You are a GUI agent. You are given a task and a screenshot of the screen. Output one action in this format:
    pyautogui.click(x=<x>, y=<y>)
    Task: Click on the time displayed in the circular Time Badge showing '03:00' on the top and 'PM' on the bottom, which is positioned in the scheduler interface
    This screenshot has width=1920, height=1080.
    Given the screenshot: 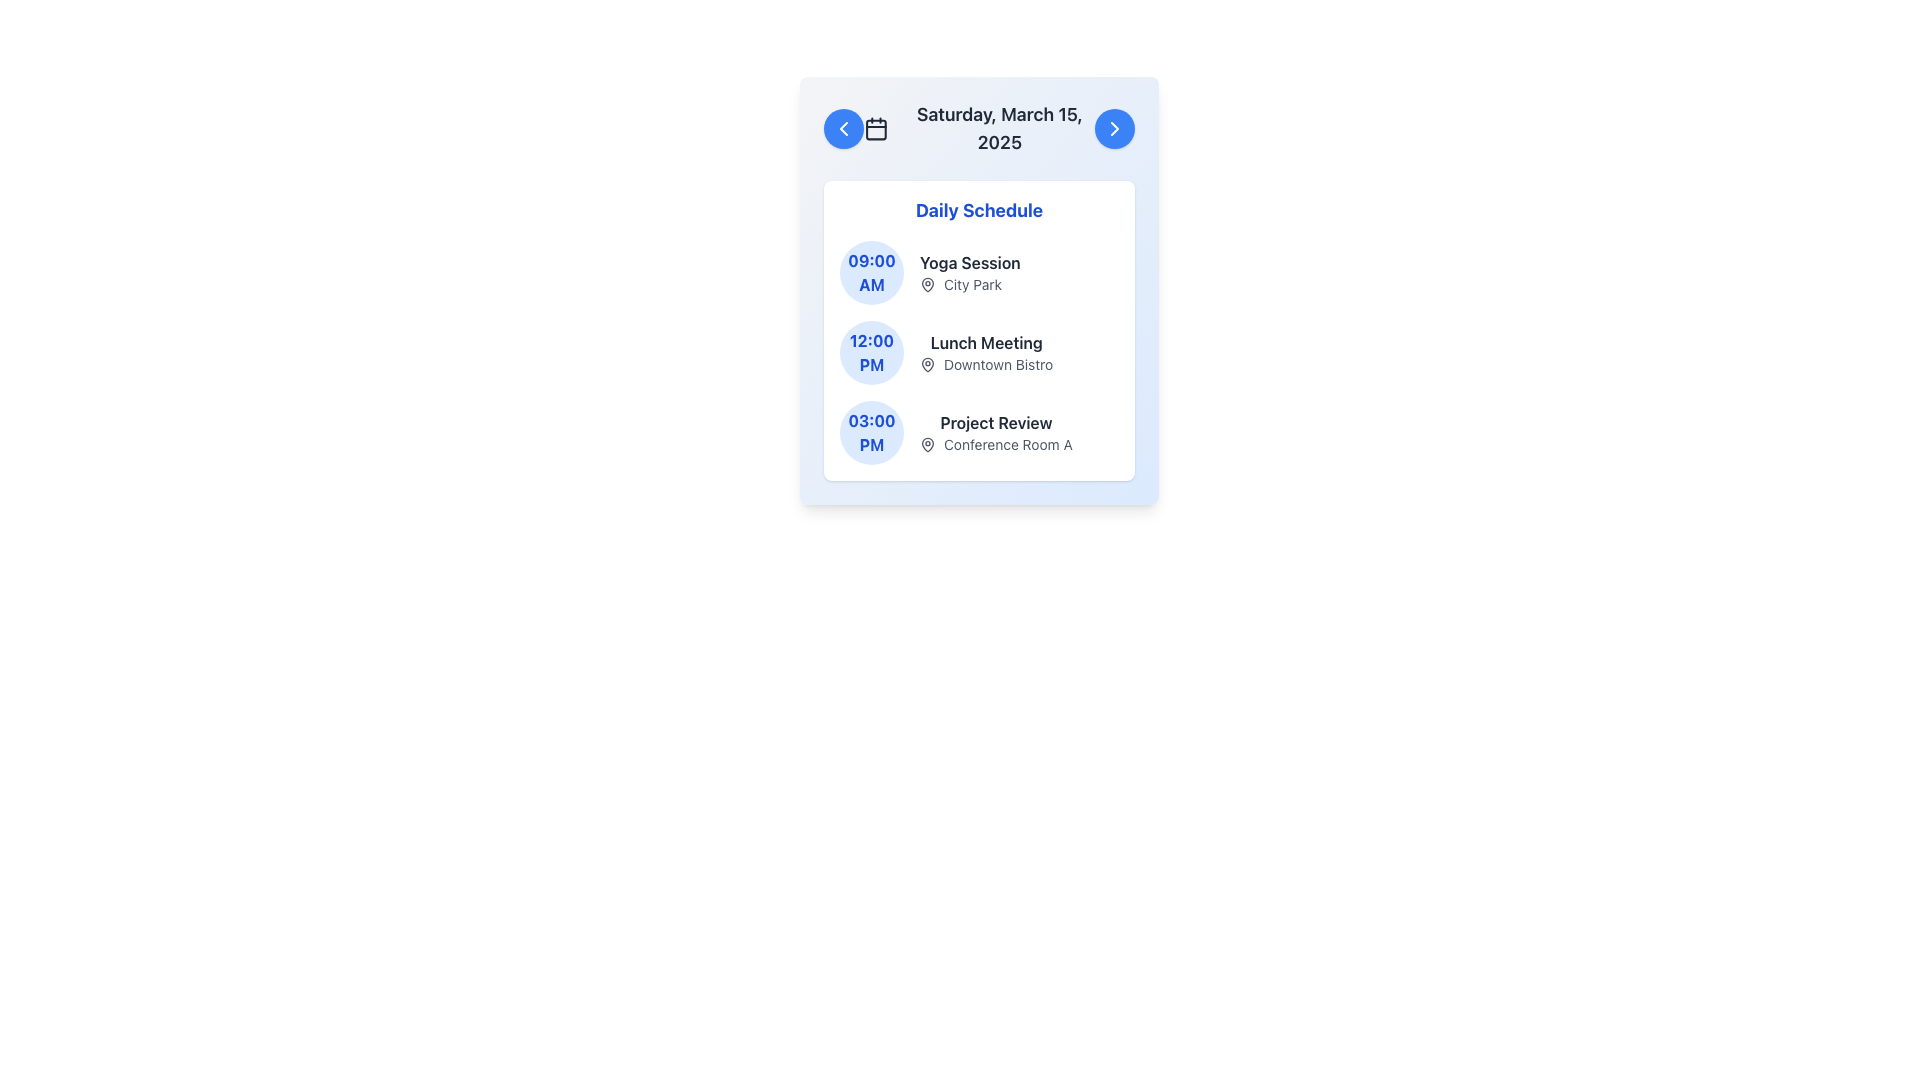 What is the action you would take?
    pyautogui.click(x=872, y=431)
    